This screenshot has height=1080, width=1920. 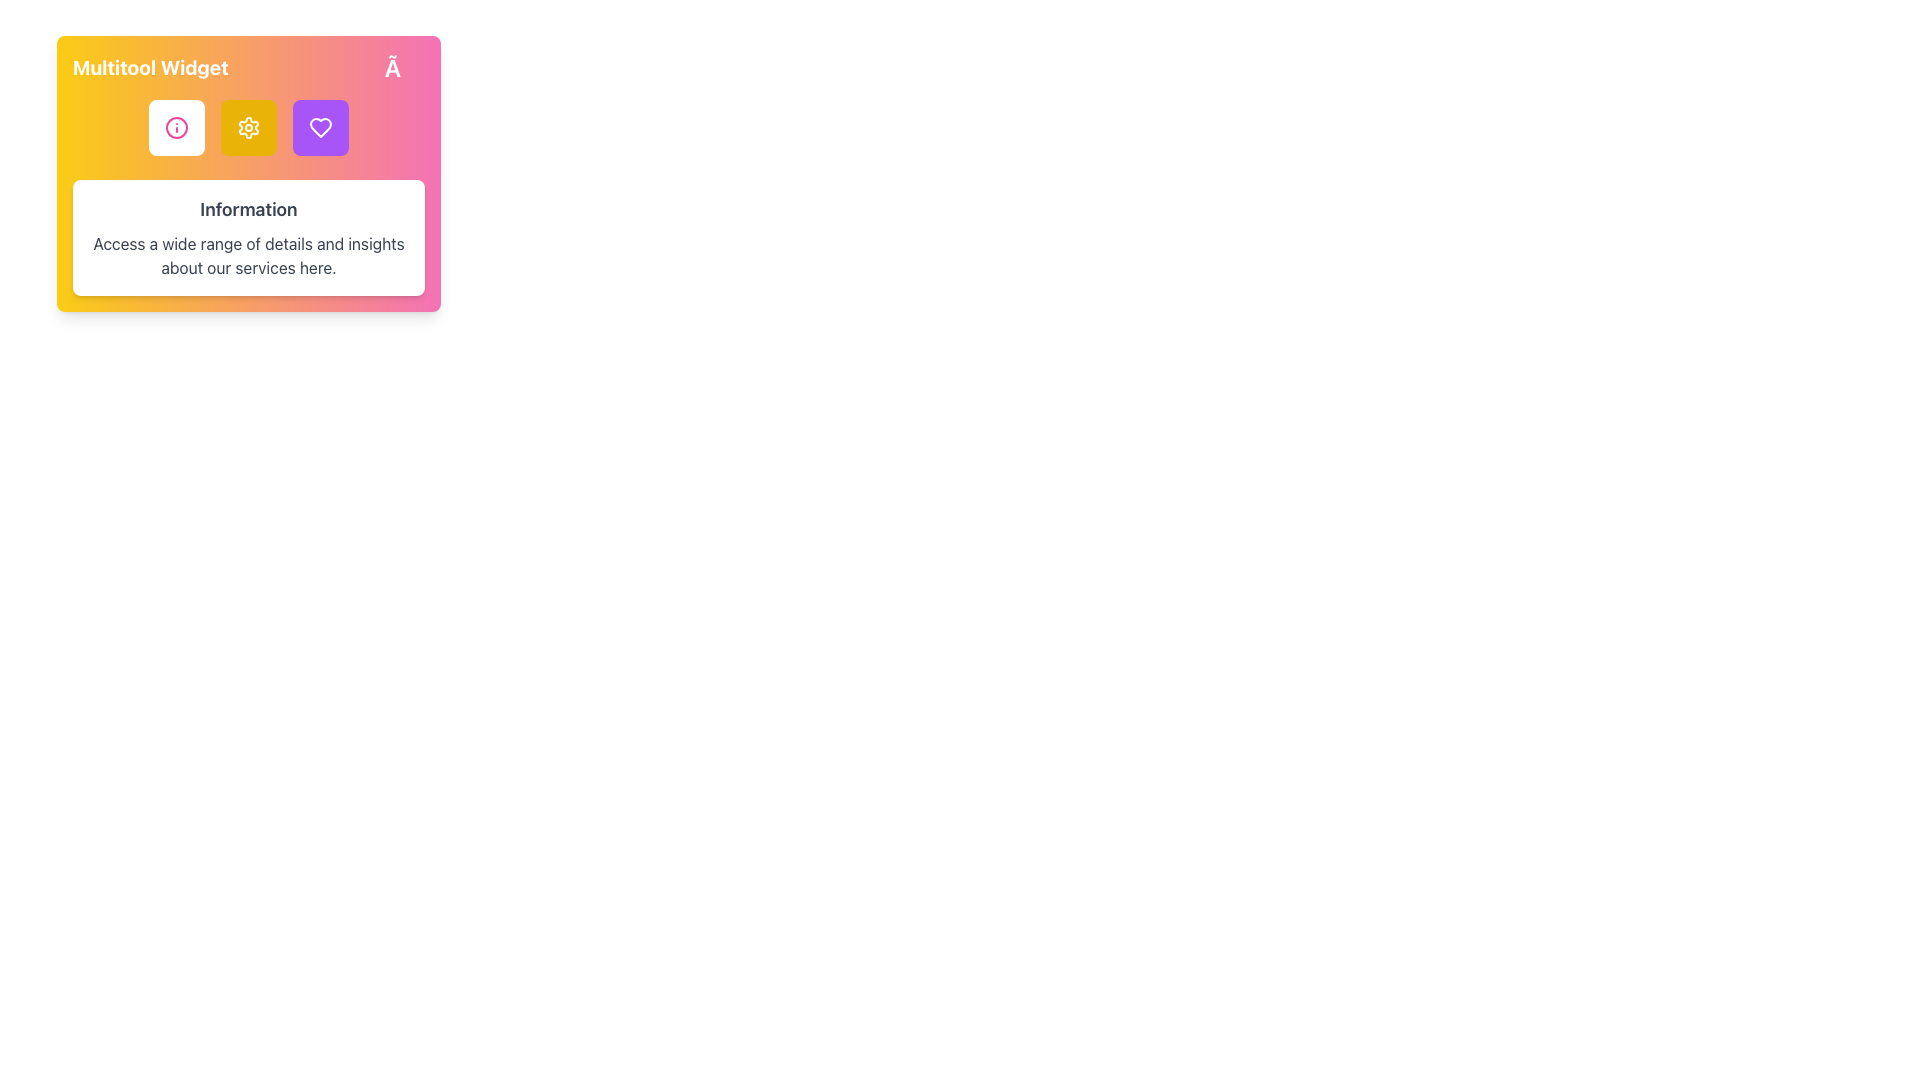 What do you see at coordinates (248, 237) in the screenshot?
I see `information displayed in the text block that contains a heading and a paragraph, located in the center of a white rectangular box below the 'Multitool Widget' title` at bounding box center [248, 237].